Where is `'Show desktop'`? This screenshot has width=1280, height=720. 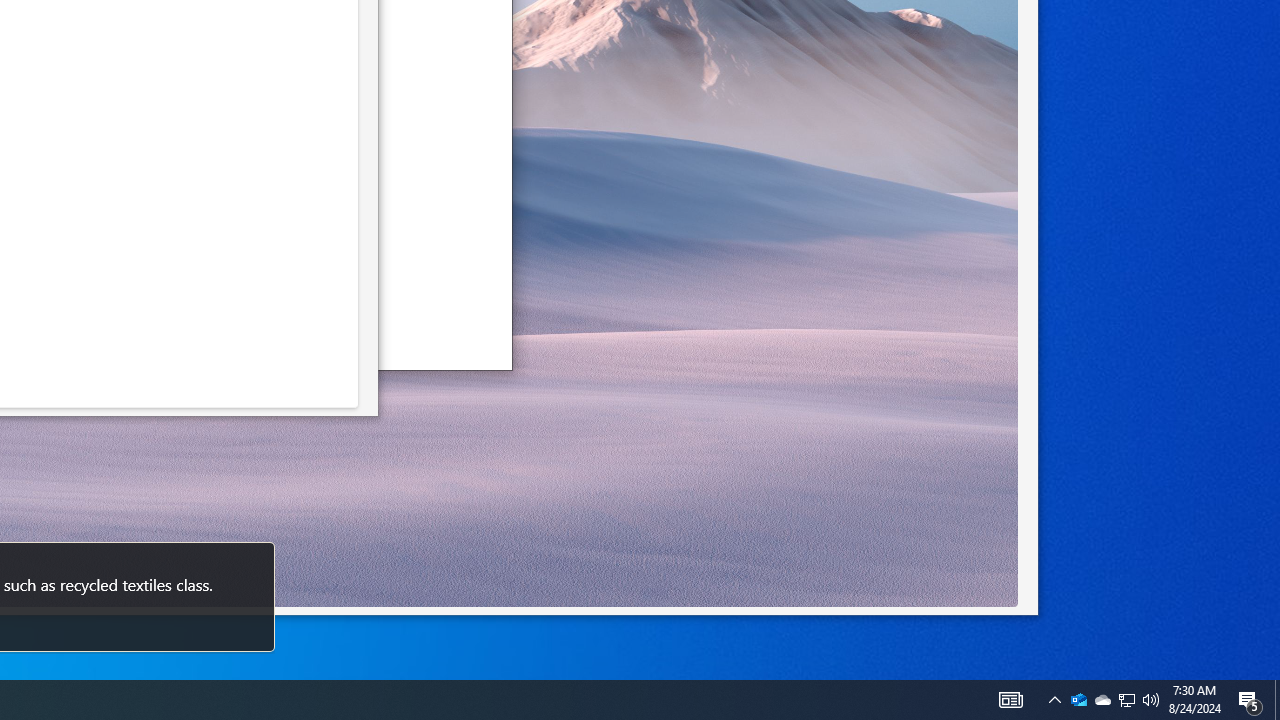 'Show desktop' is located at coordinates (1276, 698).